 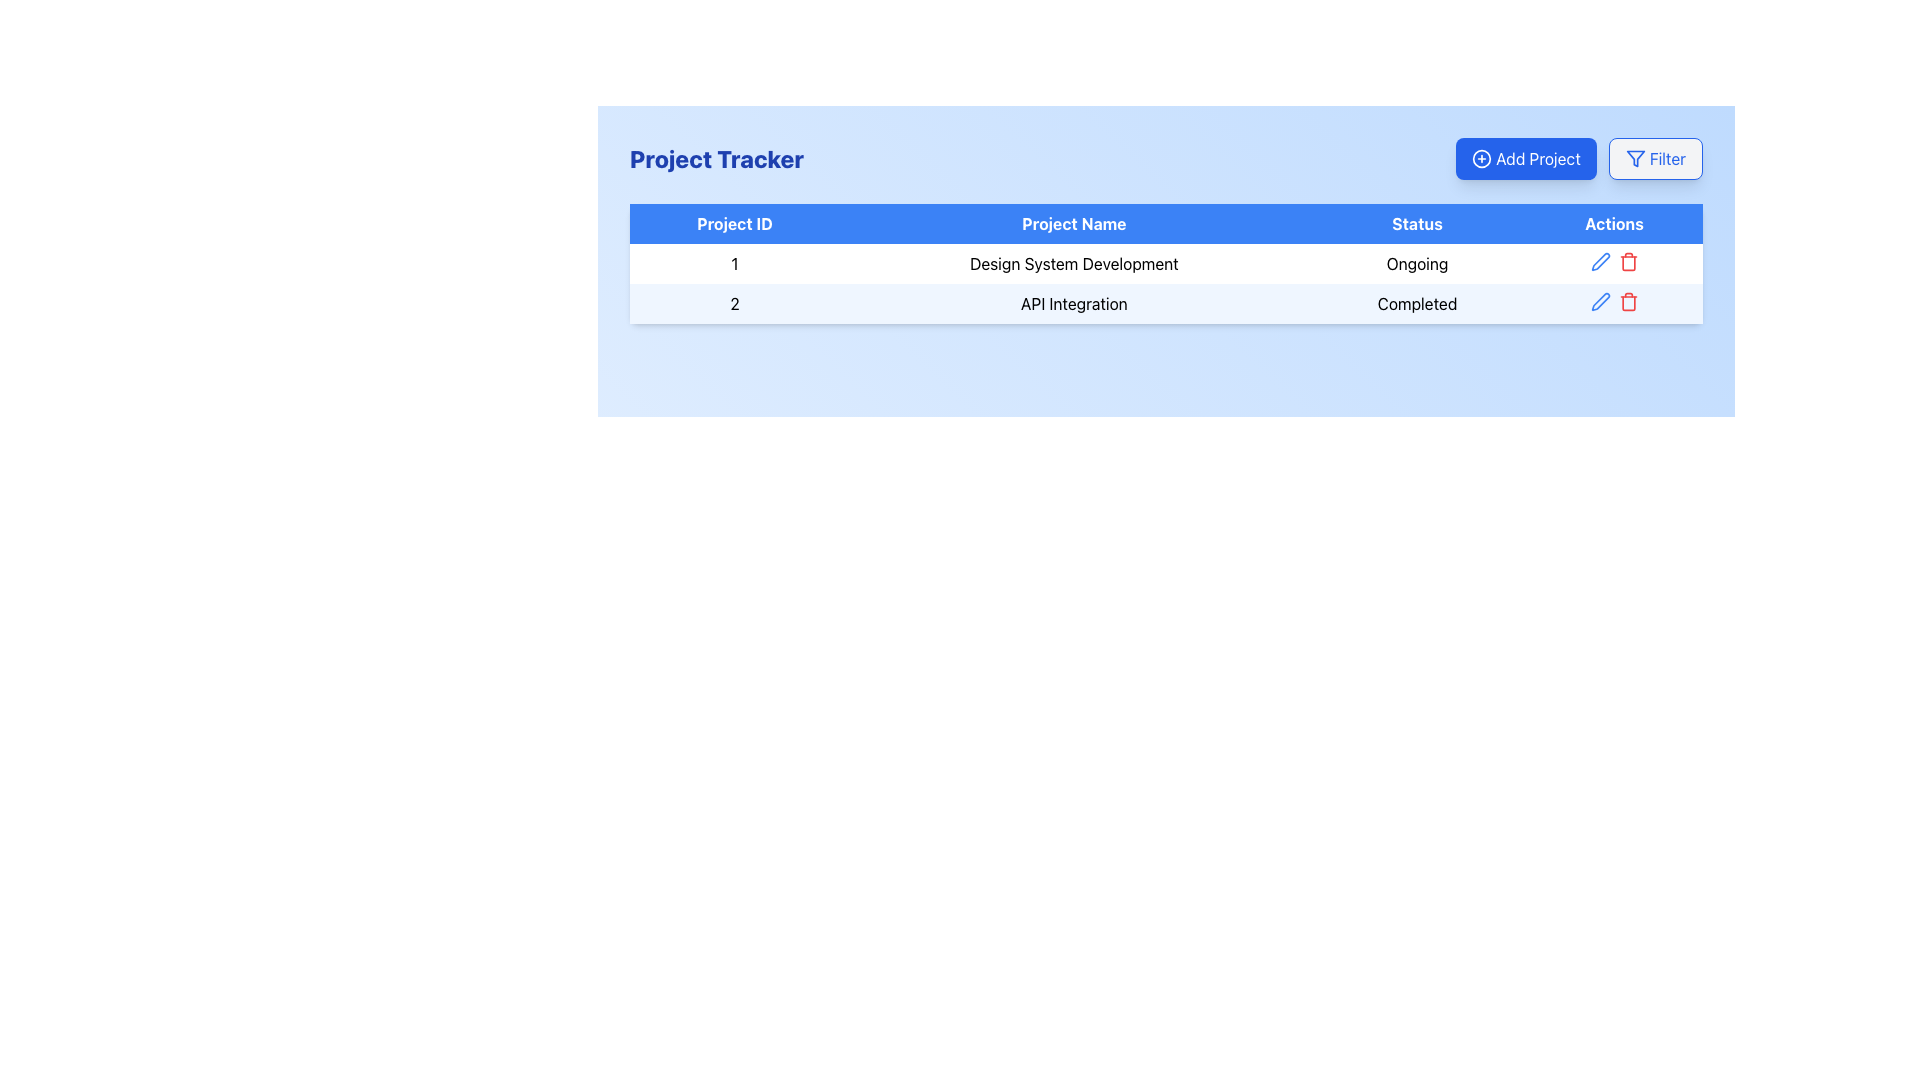 What do you see at coordinates (1614, 223) in the screenshot?
I see `the Table Header Cell that labels the 'Actions' column in the table, which is the fourth column out of four, located to the right of the 'Status' column` at bounding box center [1614, 223].